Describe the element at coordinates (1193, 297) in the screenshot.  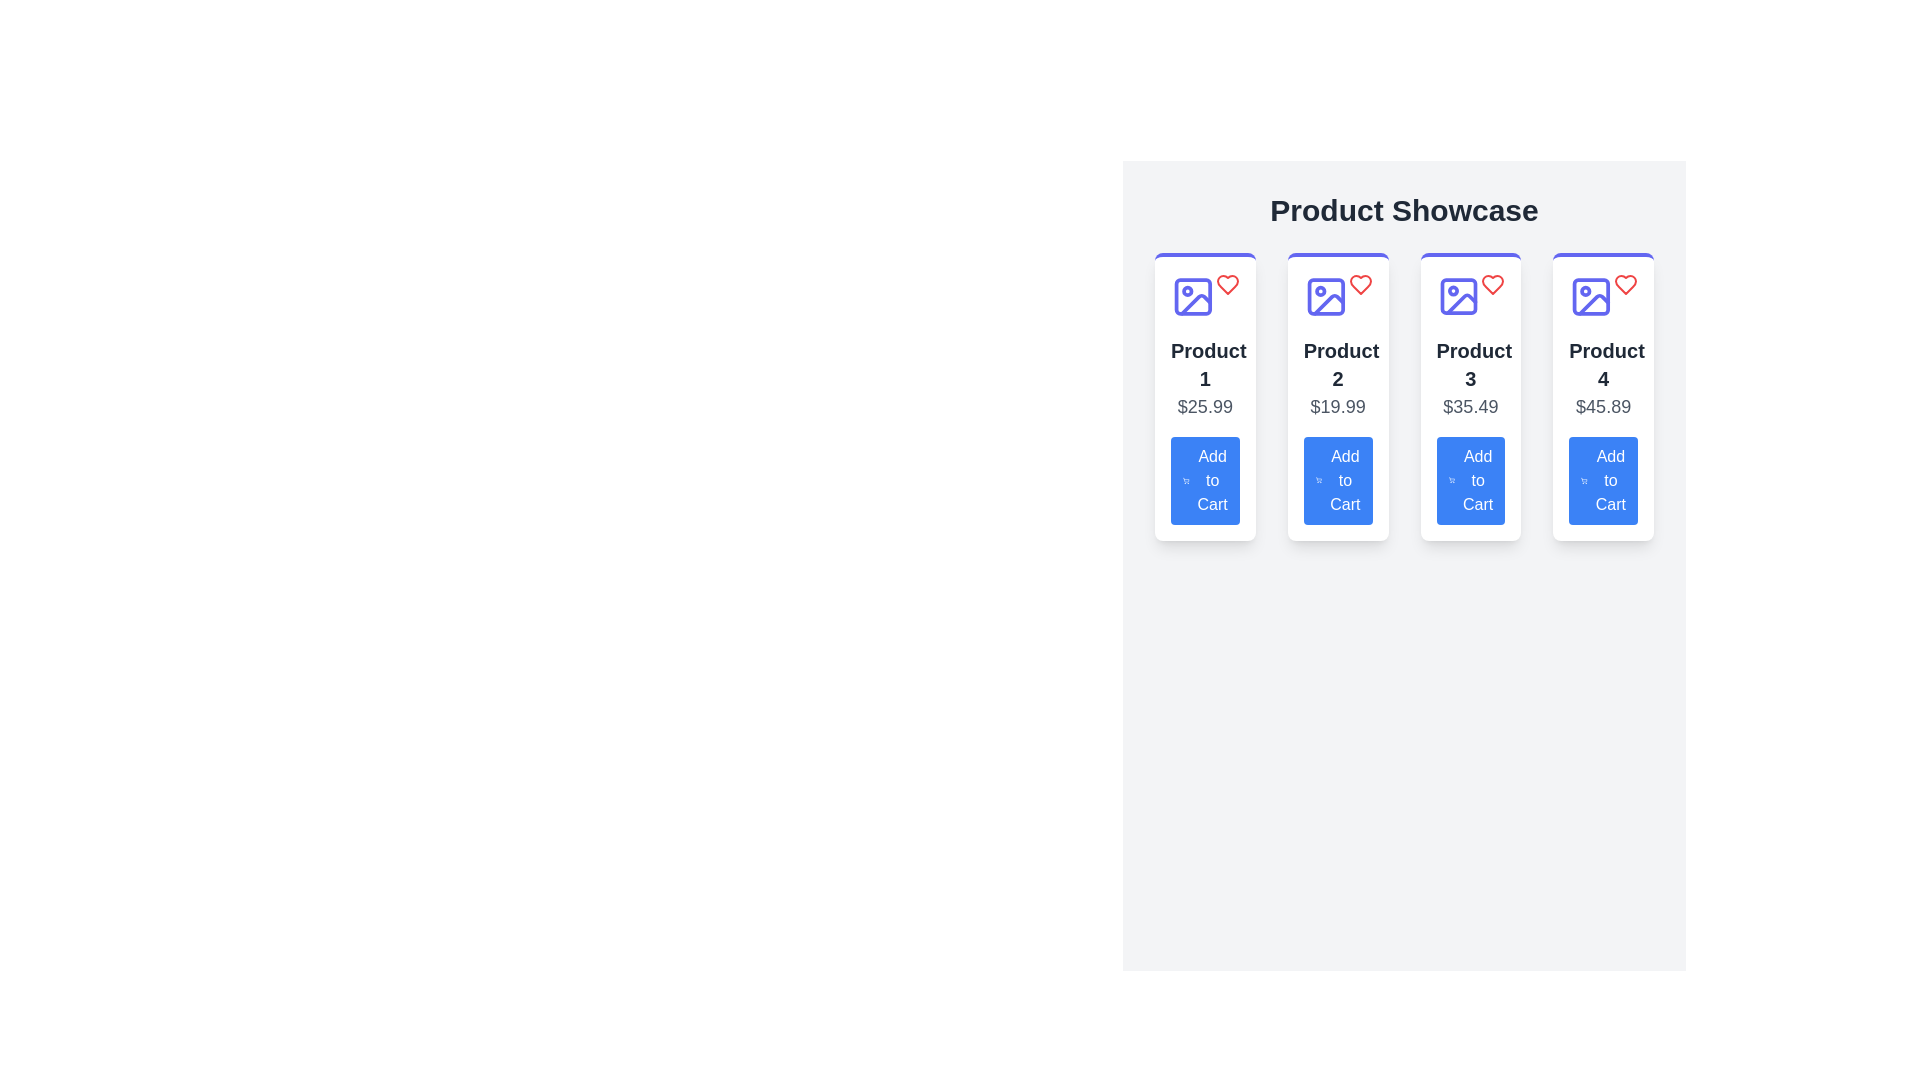
I see `the icon representing the product's image placeholder in the top left corner of the first product card, located above the text 'Product 1'` at that location.